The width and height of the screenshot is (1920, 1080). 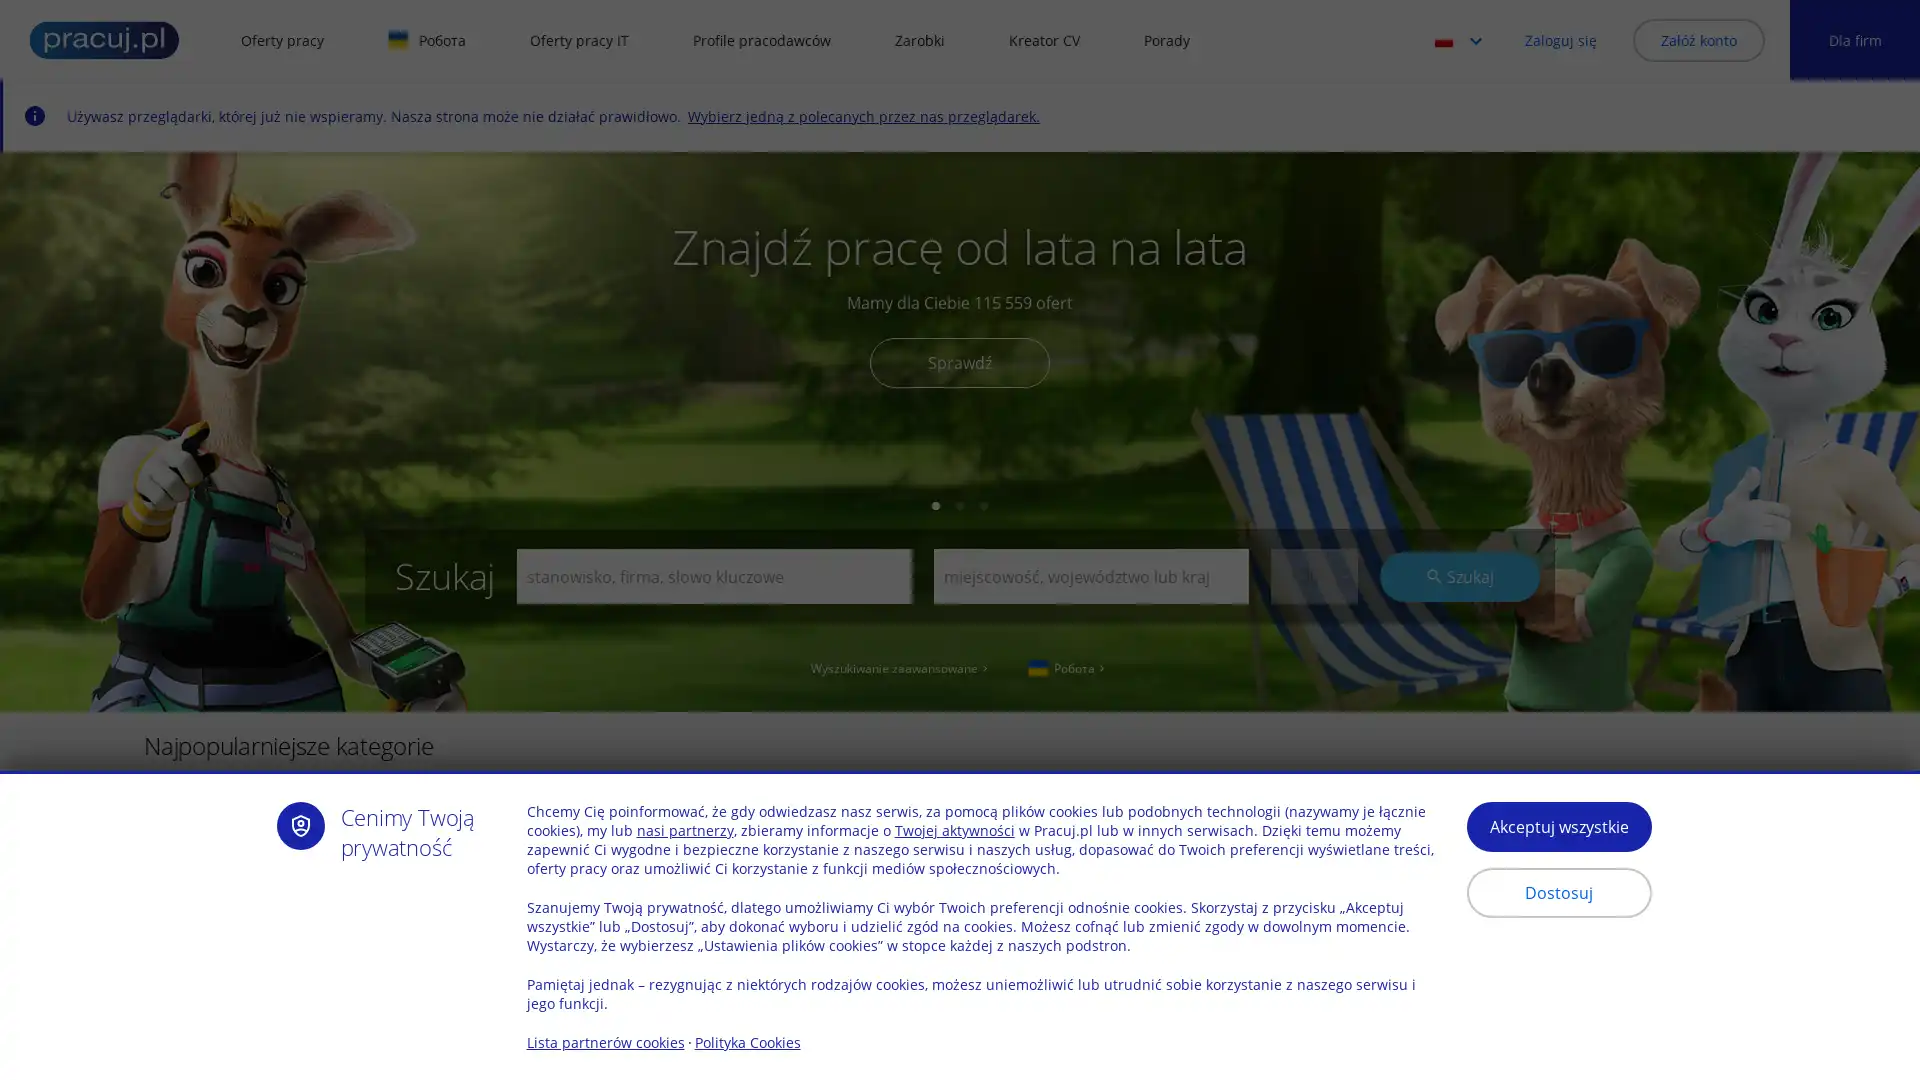 What do you see at coordinates (1313, 978) in the screenshot?
I see `+ 100 km` at bounding box center [1313, 978].